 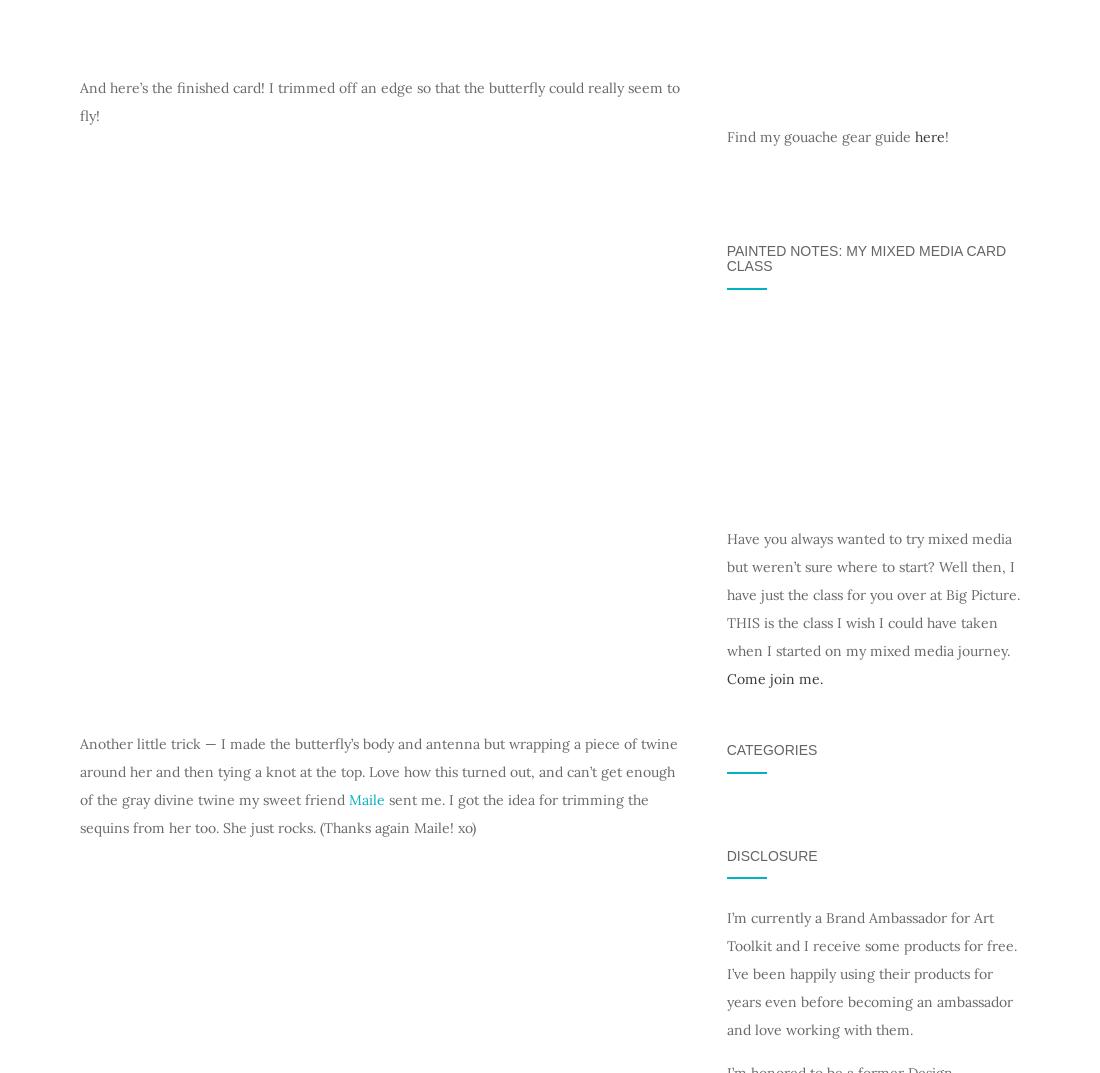 What do you see at coordinates (865, 256) in the screenshot?
I see `'Painted Notes: My Mixed Media Card Class'` at bounding box center [865, 256].